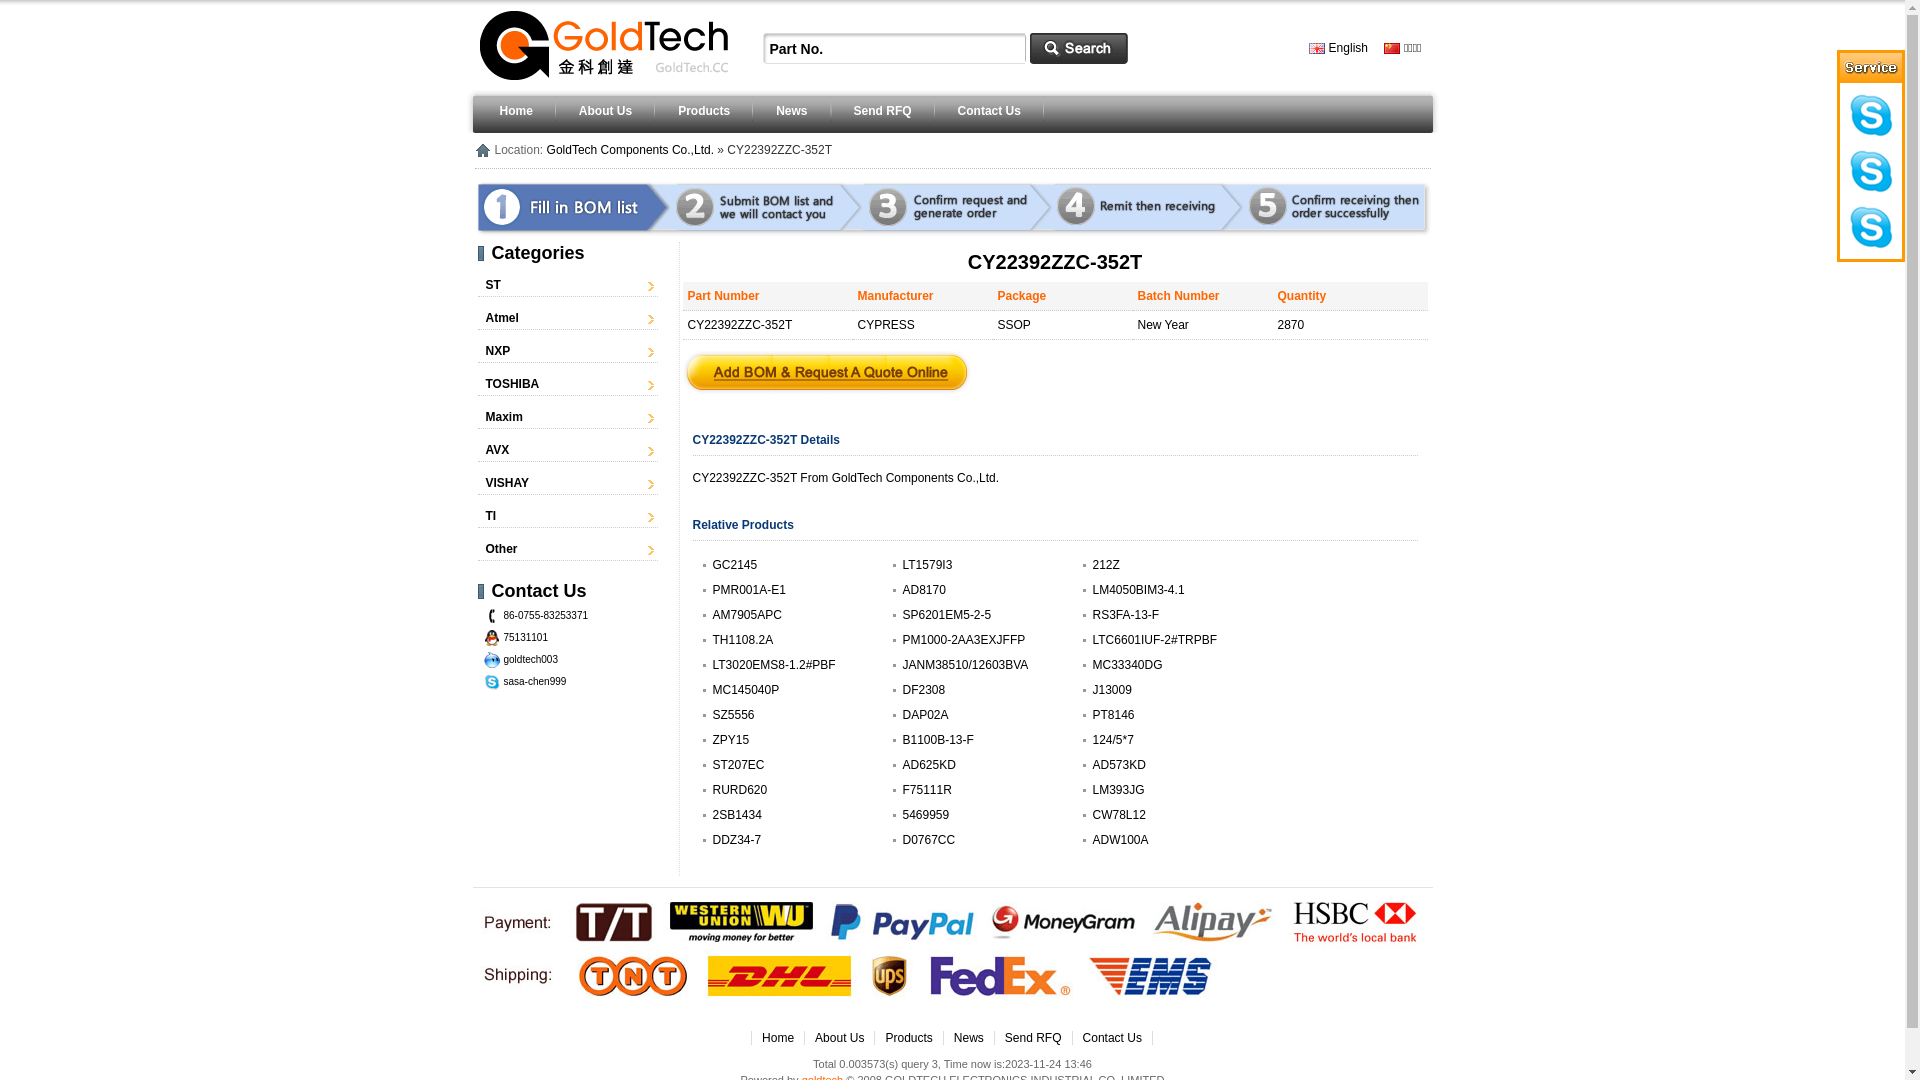 The width and height of the screenshot is (1920, 1080). I want to click on 'AM7905APC', so click(745, 613).